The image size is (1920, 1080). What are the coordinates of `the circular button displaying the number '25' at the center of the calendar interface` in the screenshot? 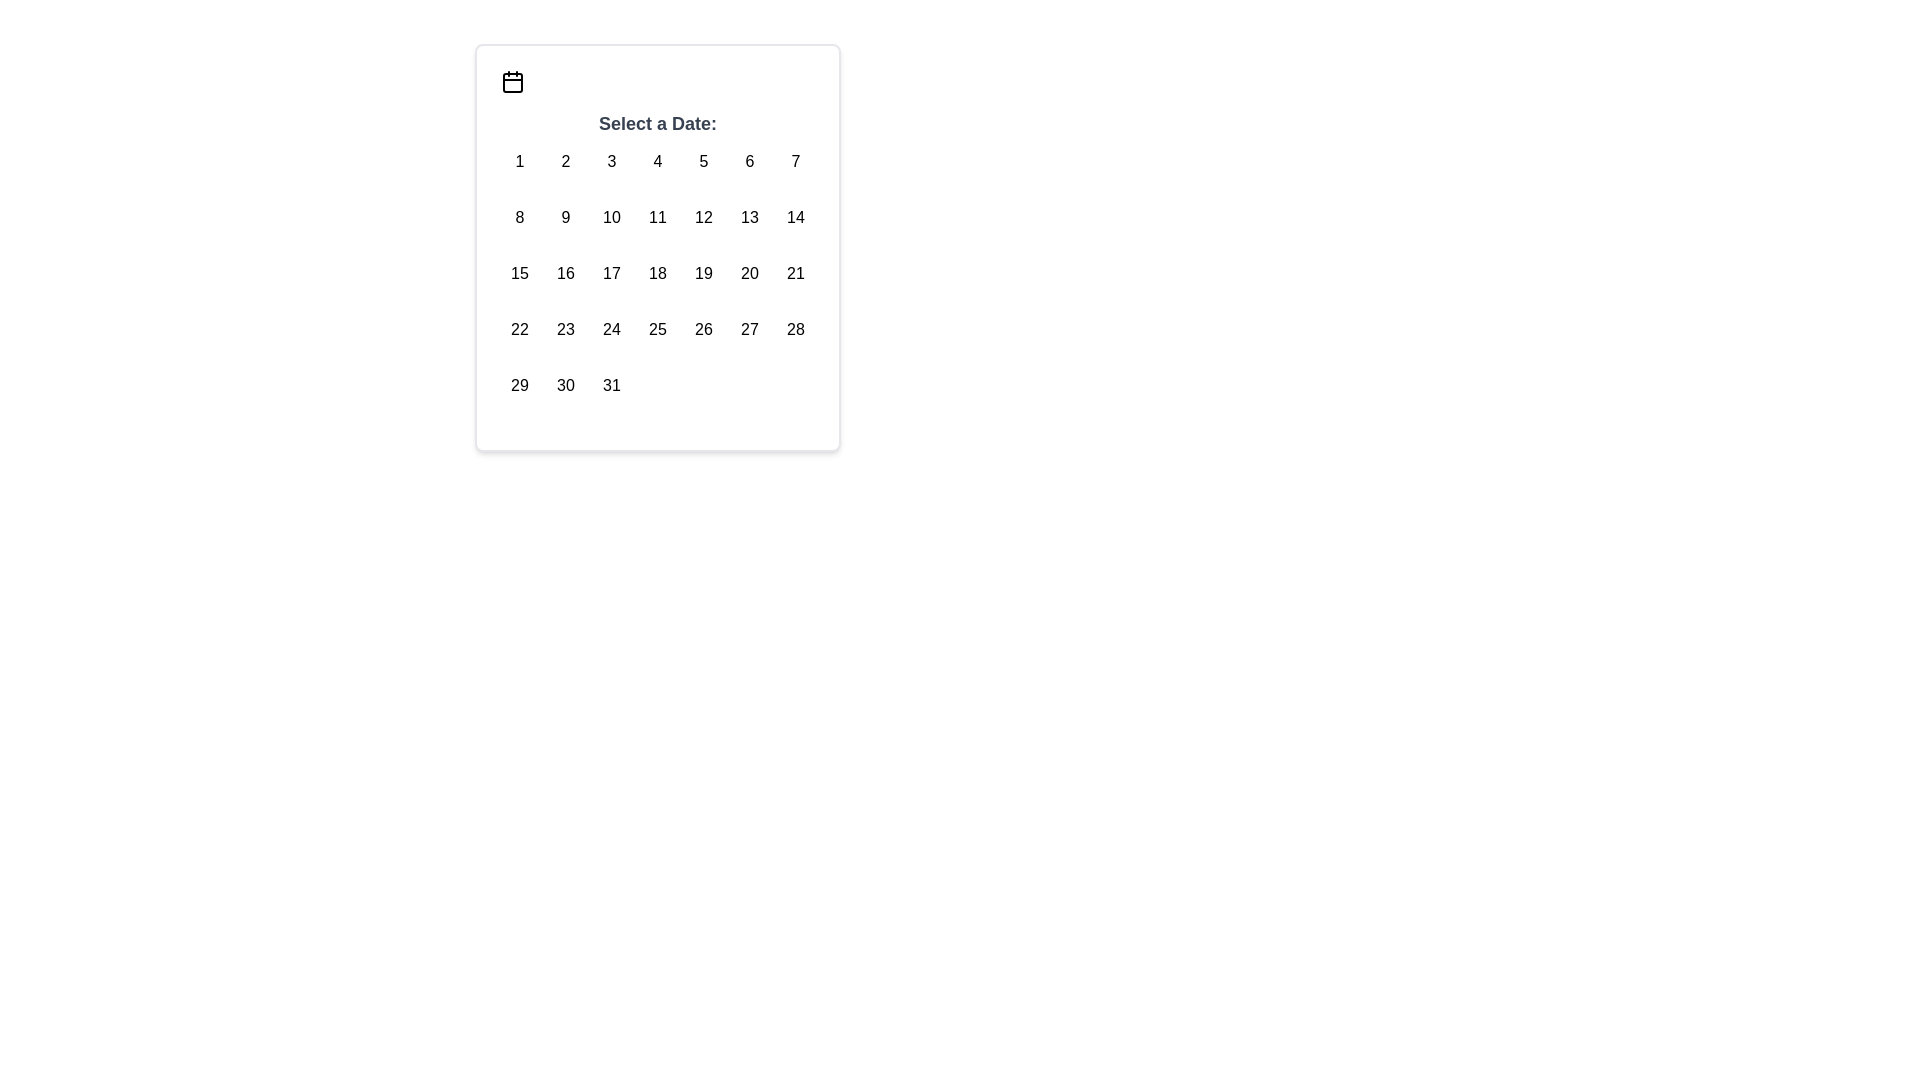 It's located at (657, 329).